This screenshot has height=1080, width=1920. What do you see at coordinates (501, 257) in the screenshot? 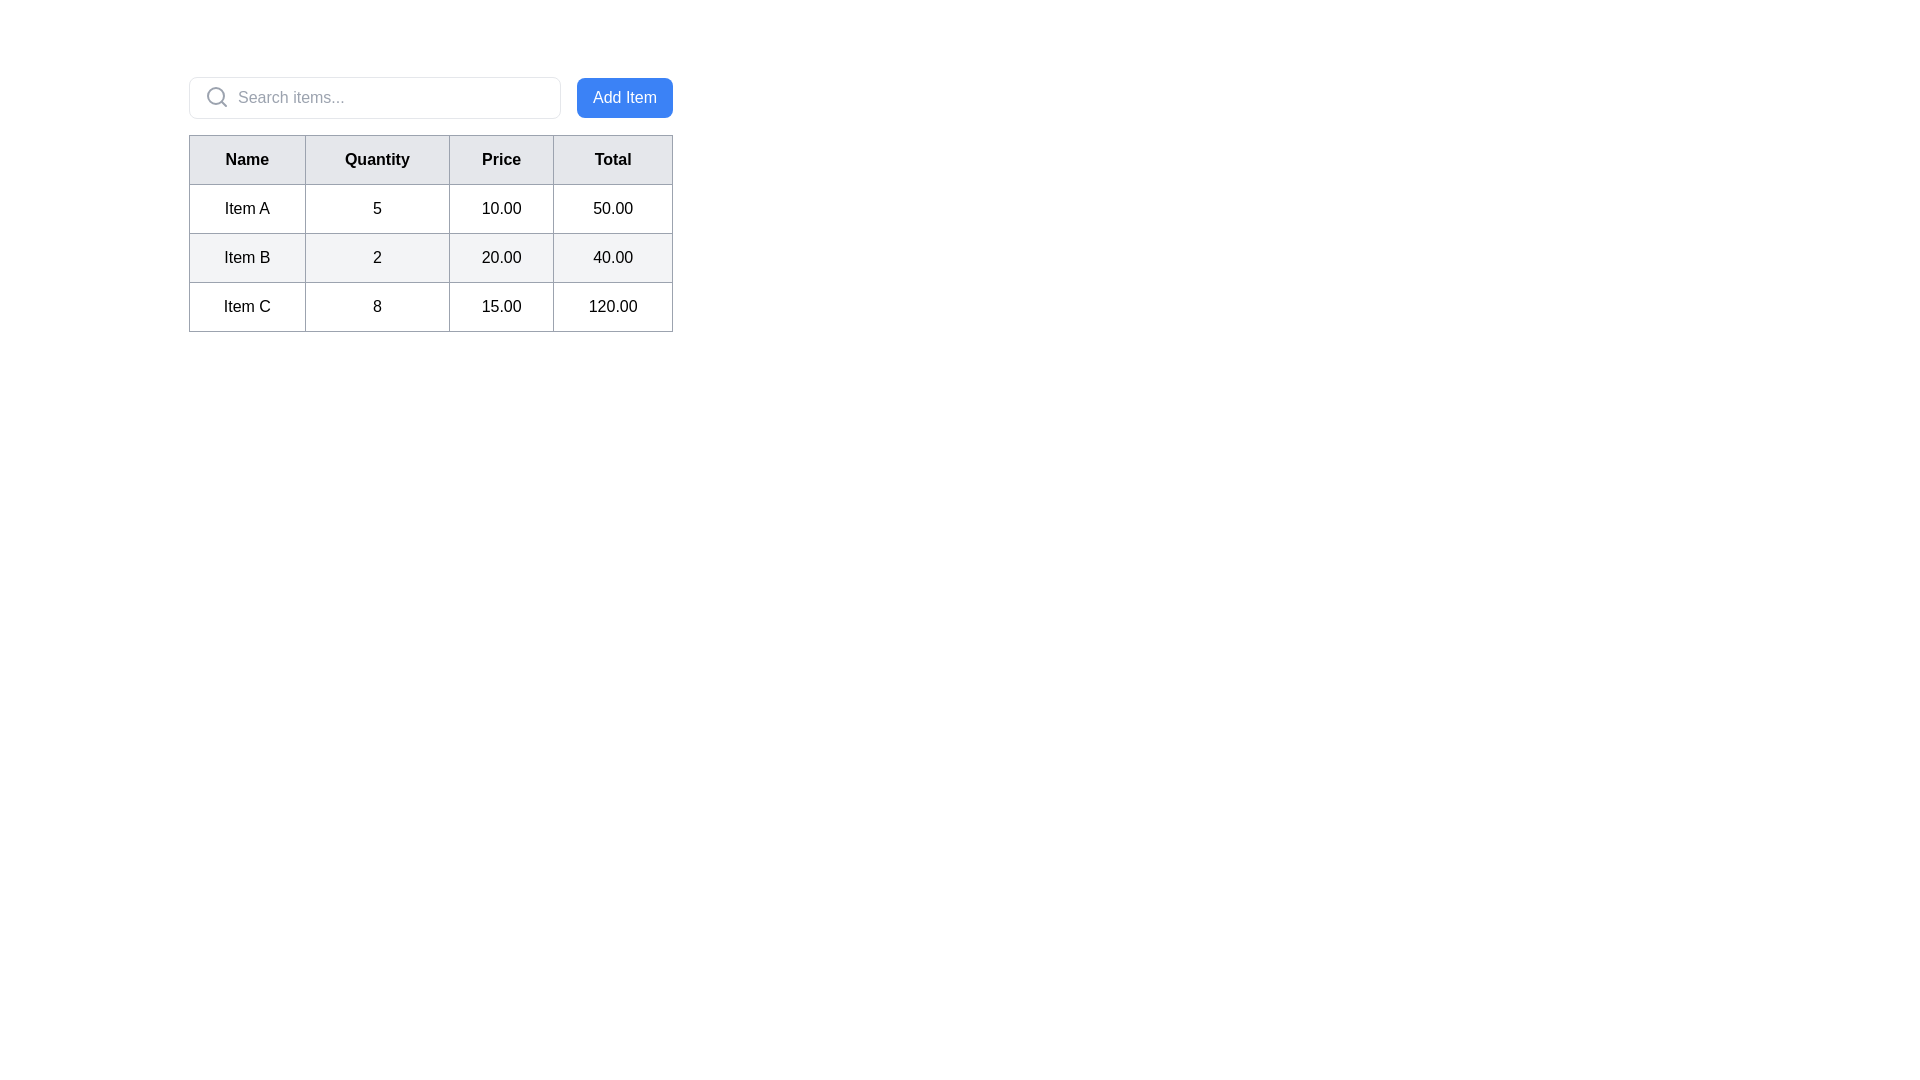
I see `the text label displaying '20.00' in the third column of the second row under the 'Price' header in the table` at bounding box center [501, 257].